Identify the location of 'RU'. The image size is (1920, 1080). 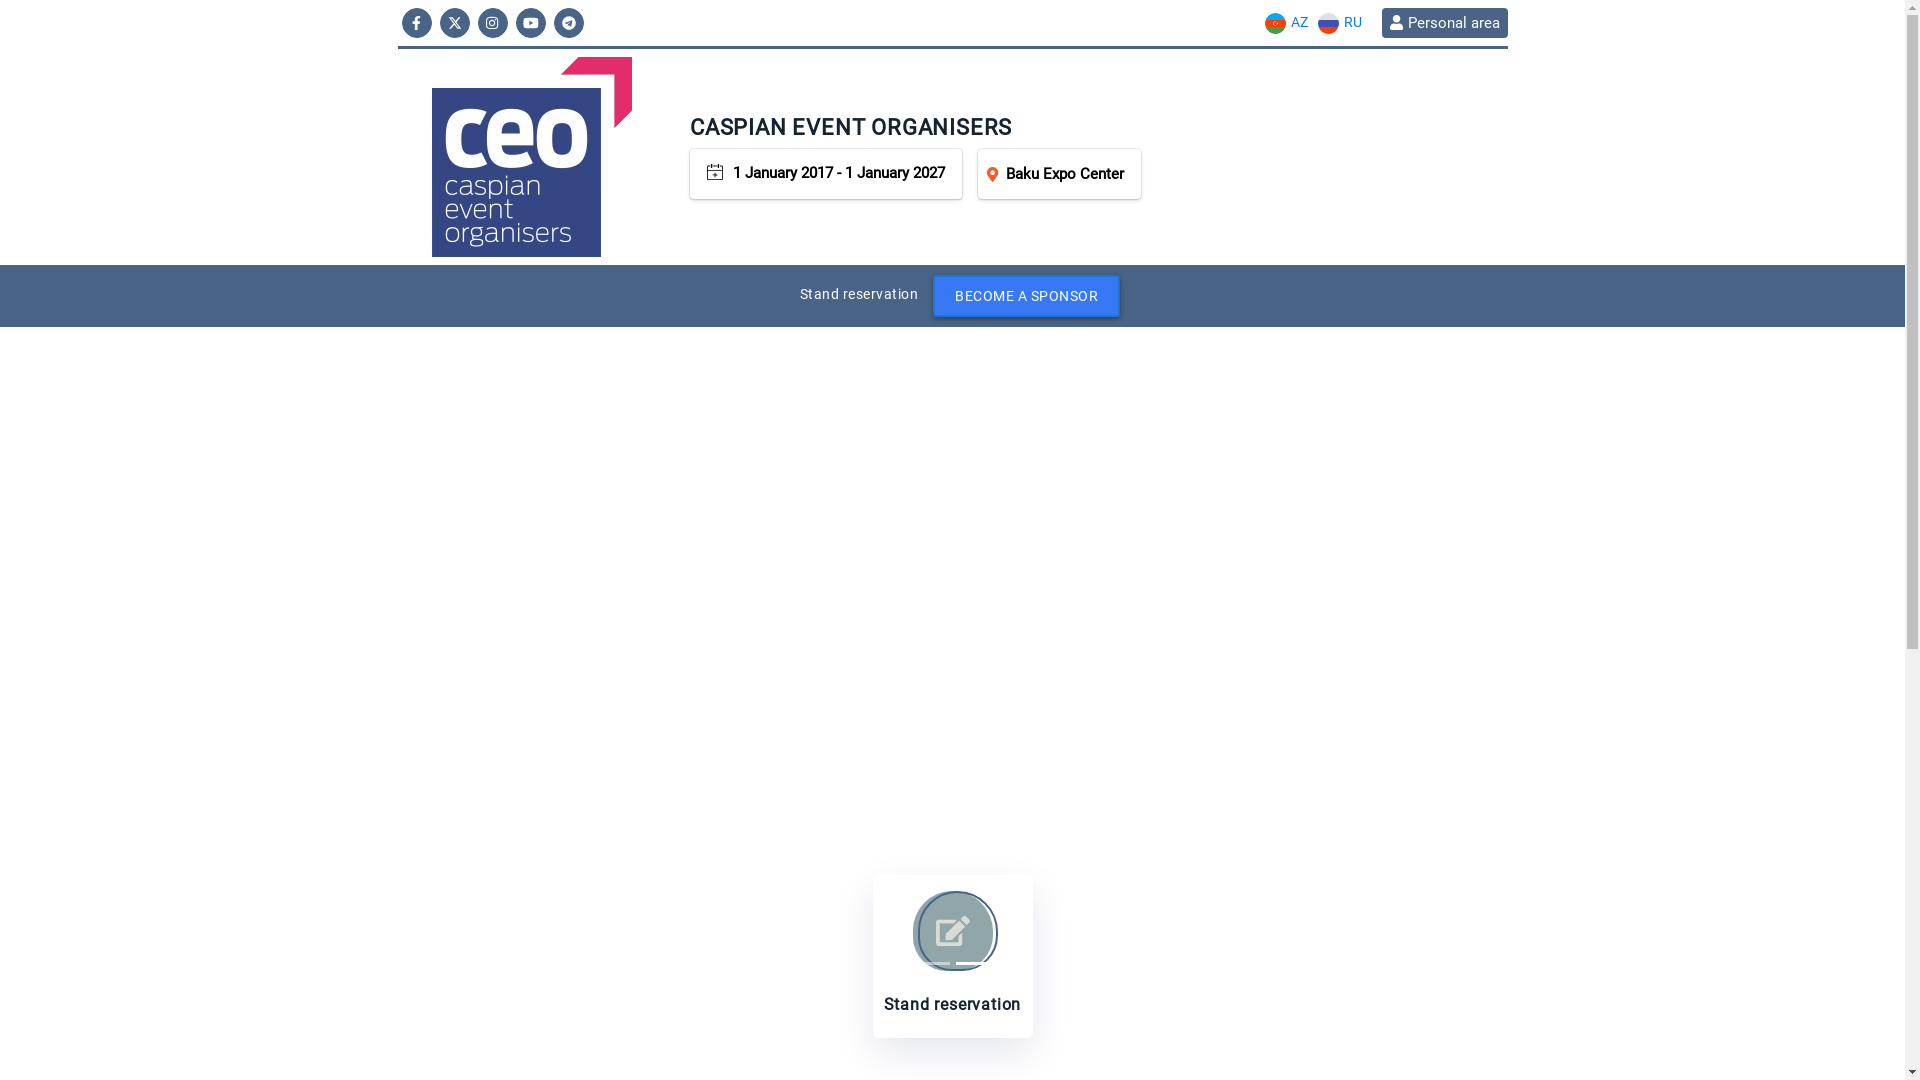
(1339, 22).